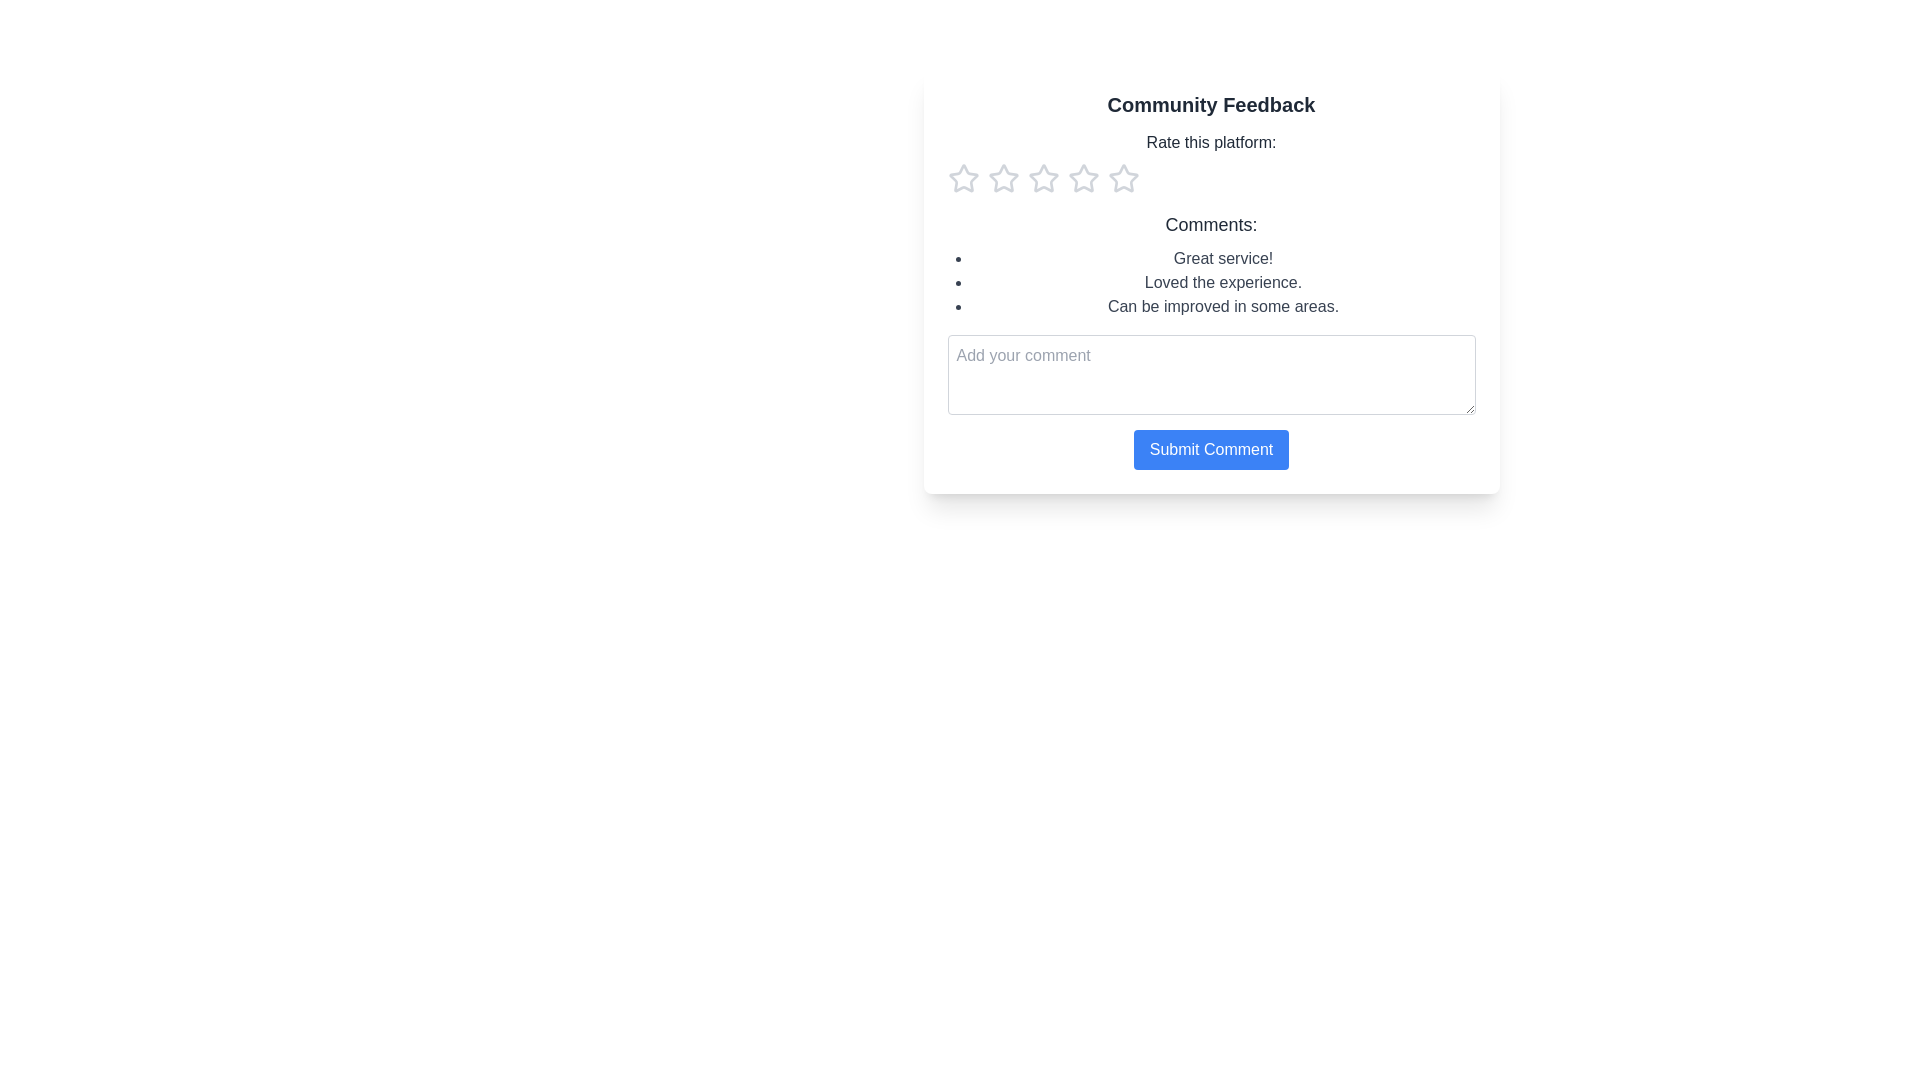 This screenshot has height=1080, width=1920. What do you see at coordinates (963, 177) in the screenshot?
I see `the star rating icon, which is the first star in the five-star rating component under the heading 'Rate this platform:'` at bounding box center [963, 177].